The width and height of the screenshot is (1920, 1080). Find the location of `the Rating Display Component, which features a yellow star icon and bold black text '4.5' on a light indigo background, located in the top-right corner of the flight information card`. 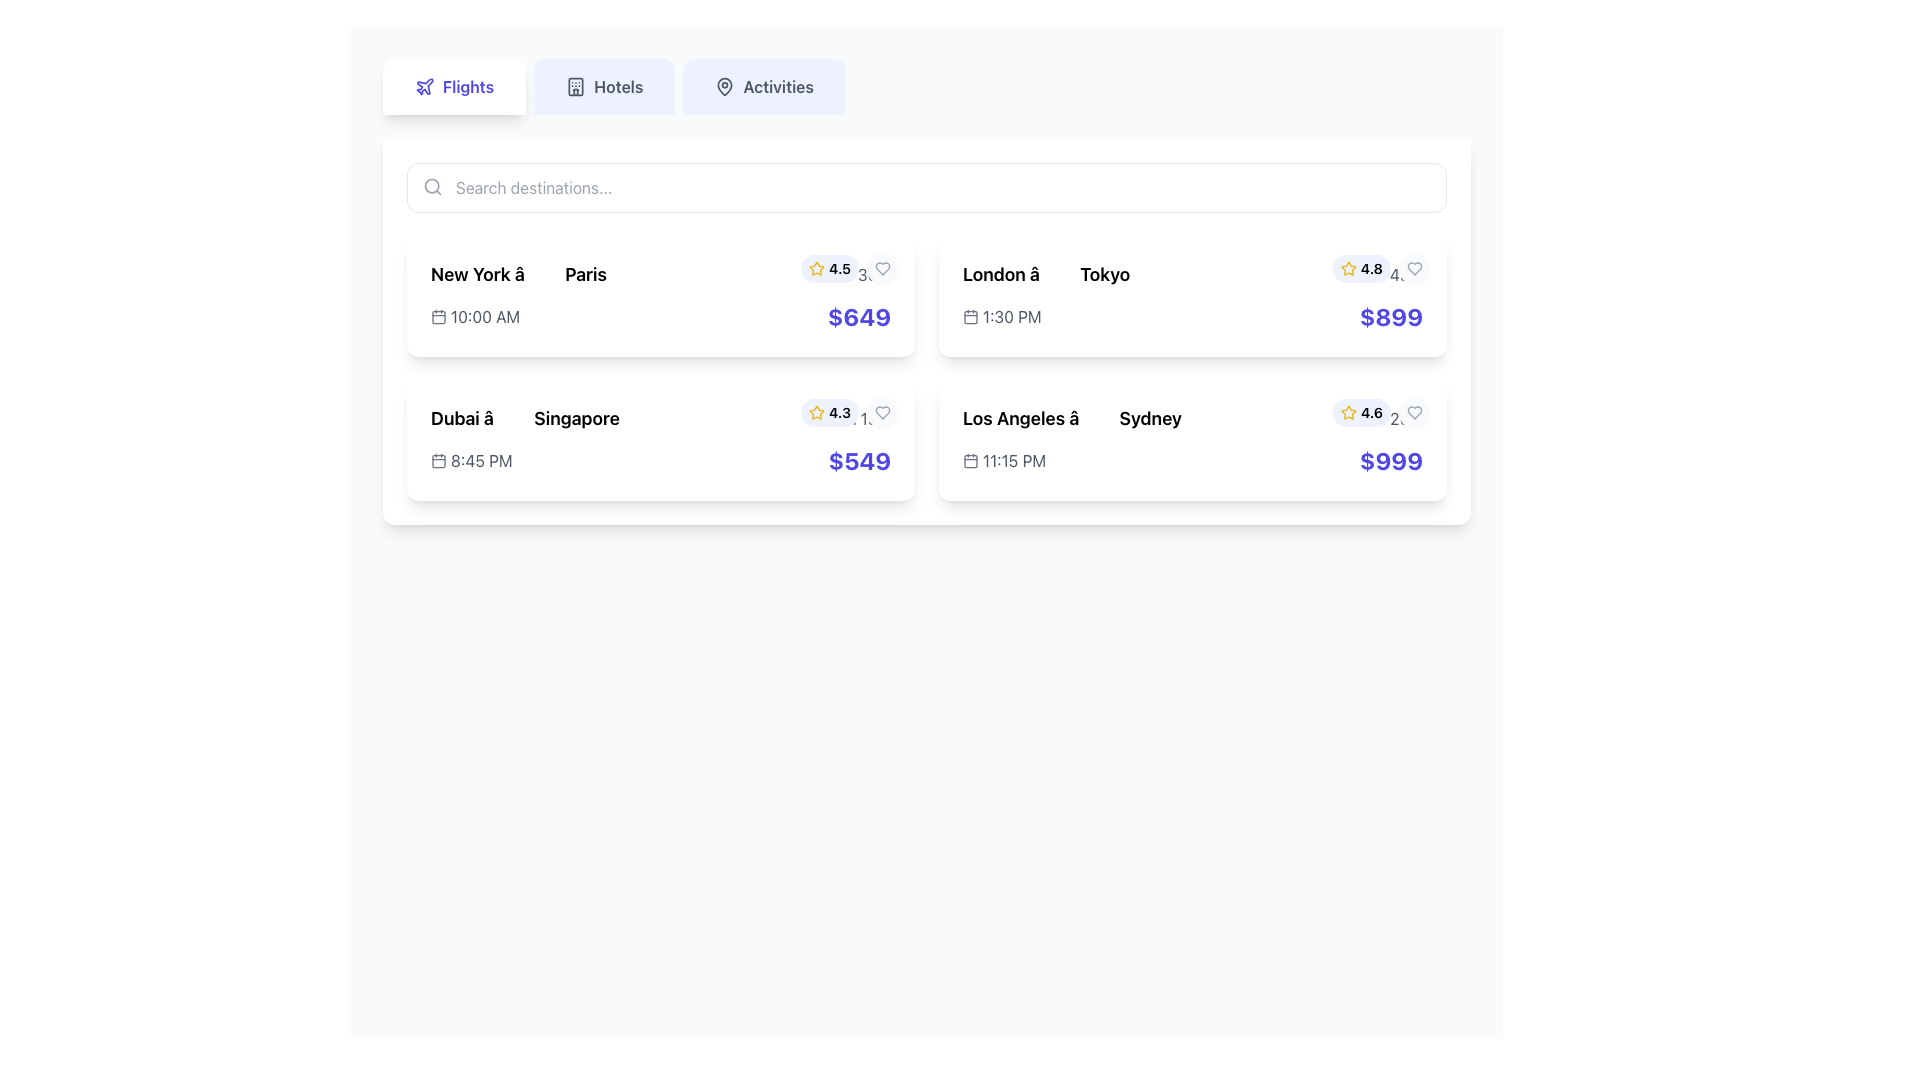

the Rating Display Component, which features a yellow star icon and bold black text '4.5' on a light indigo background, located in the top-right corner of the flight information card is located at coordinates (830, 268).